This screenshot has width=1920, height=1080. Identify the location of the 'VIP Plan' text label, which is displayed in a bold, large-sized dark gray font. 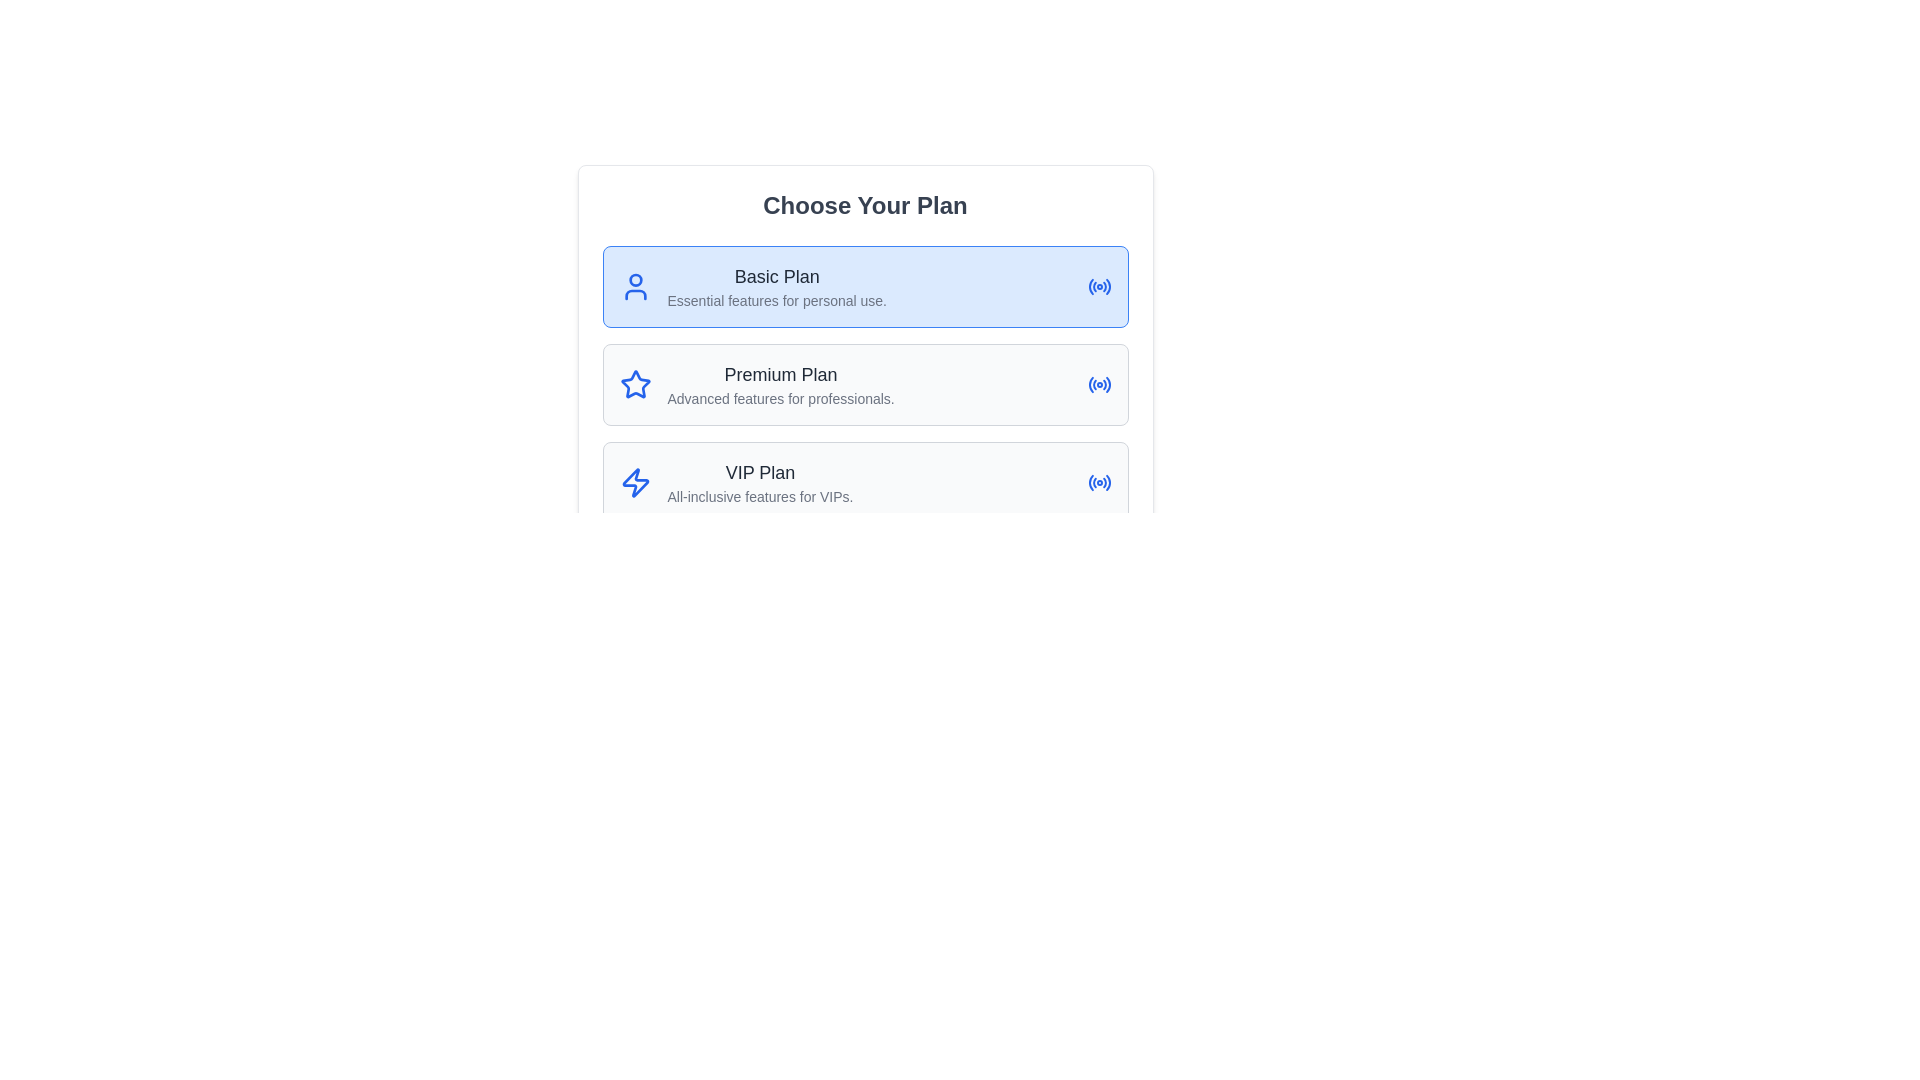
(759, 473).